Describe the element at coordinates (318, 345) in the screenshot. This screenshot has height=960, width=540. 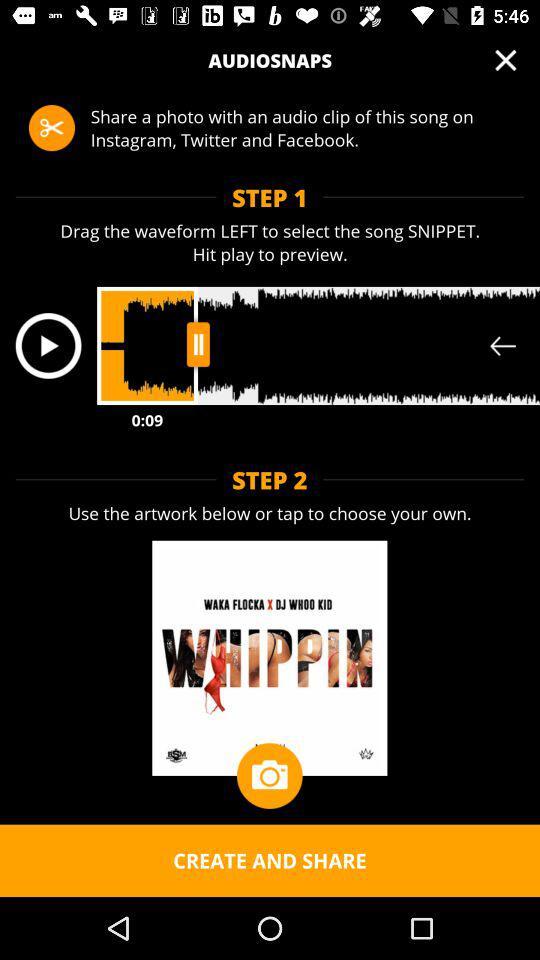
I see `the area which is just beside the play button` at that location.